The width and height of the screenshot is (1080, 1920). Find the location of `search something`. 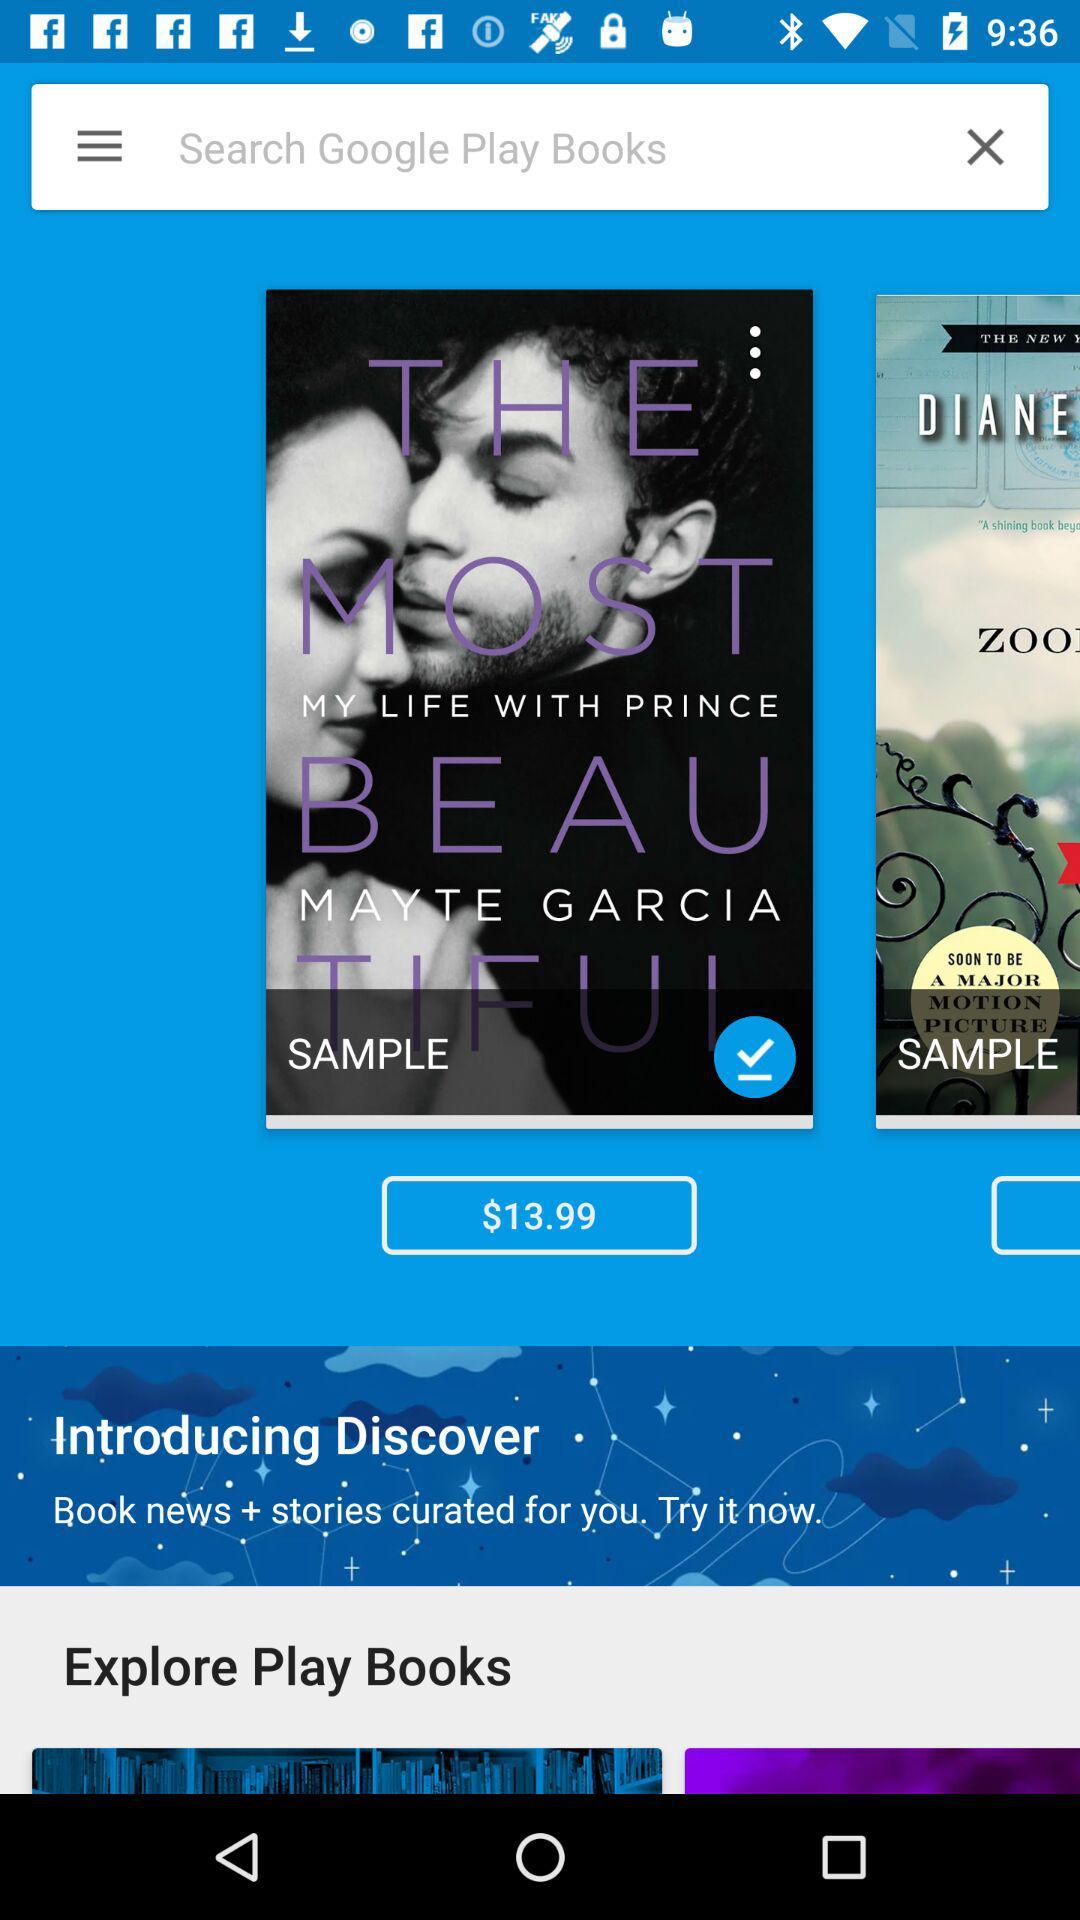

search something is located at coordinates (528, 146).